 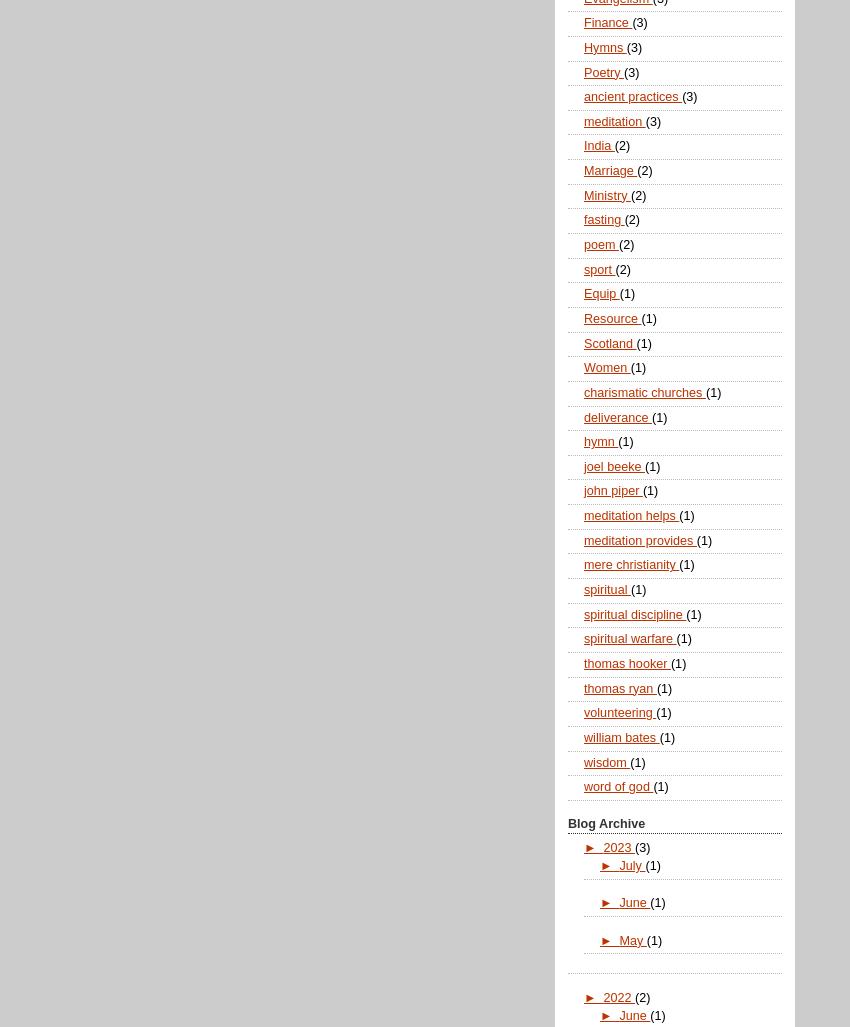 I want to click on 'volunteering', so click(x=618, y=713).